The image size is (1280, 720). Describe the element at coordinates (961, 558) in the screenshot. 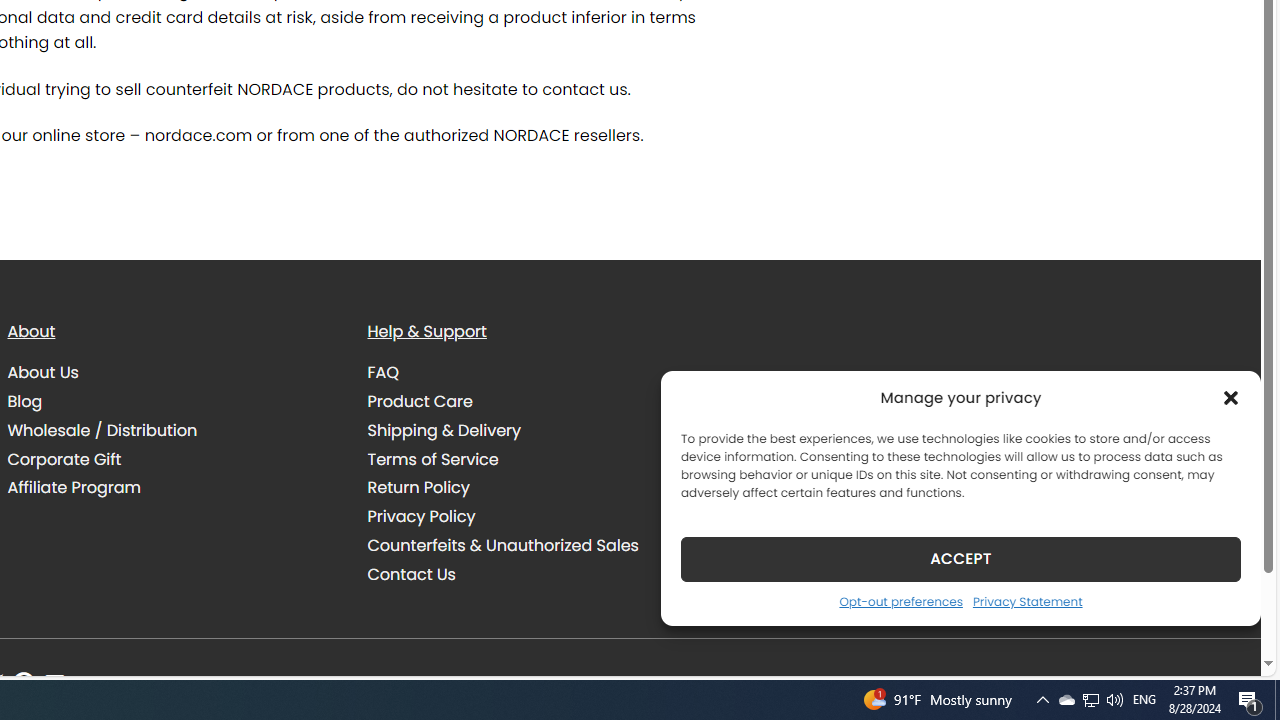

I see `'ACCEPT'` at that location.